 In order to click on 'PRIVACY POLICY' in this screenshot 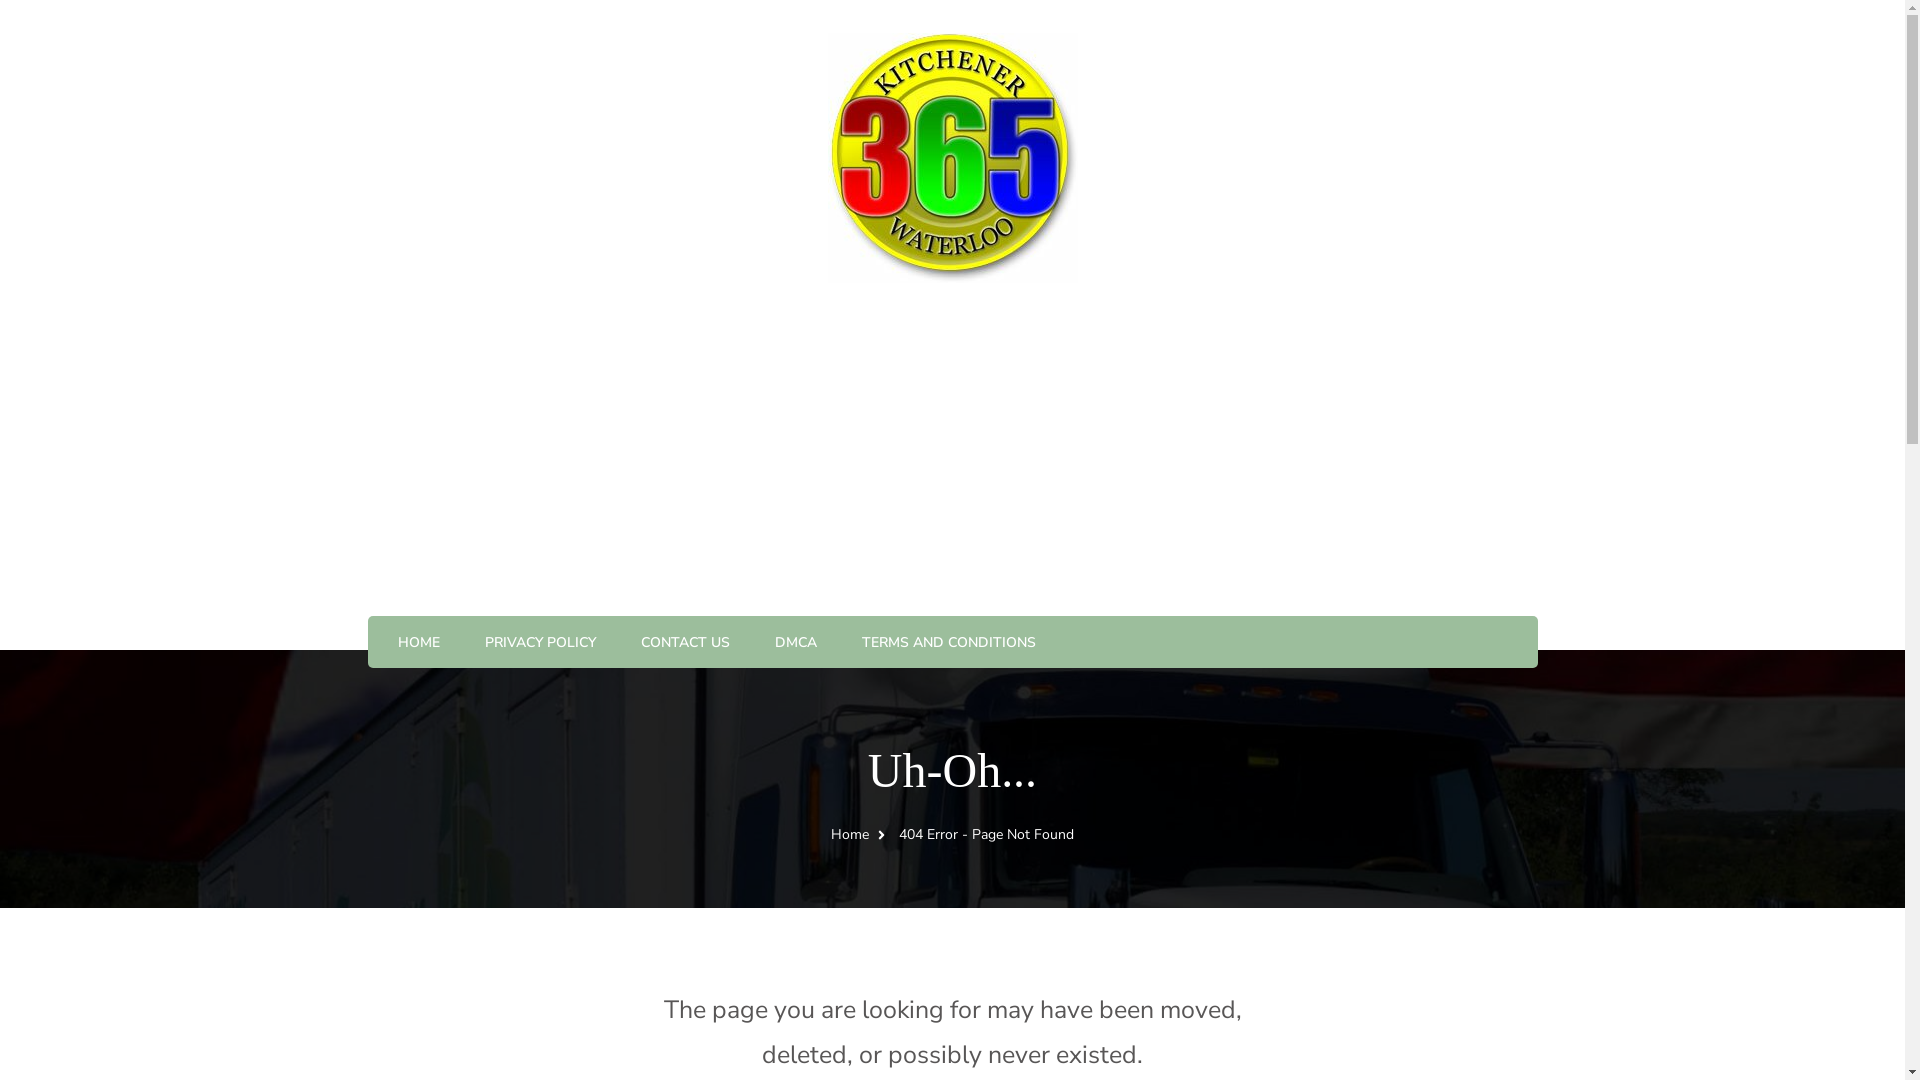, I will do `click(539, 644)`.